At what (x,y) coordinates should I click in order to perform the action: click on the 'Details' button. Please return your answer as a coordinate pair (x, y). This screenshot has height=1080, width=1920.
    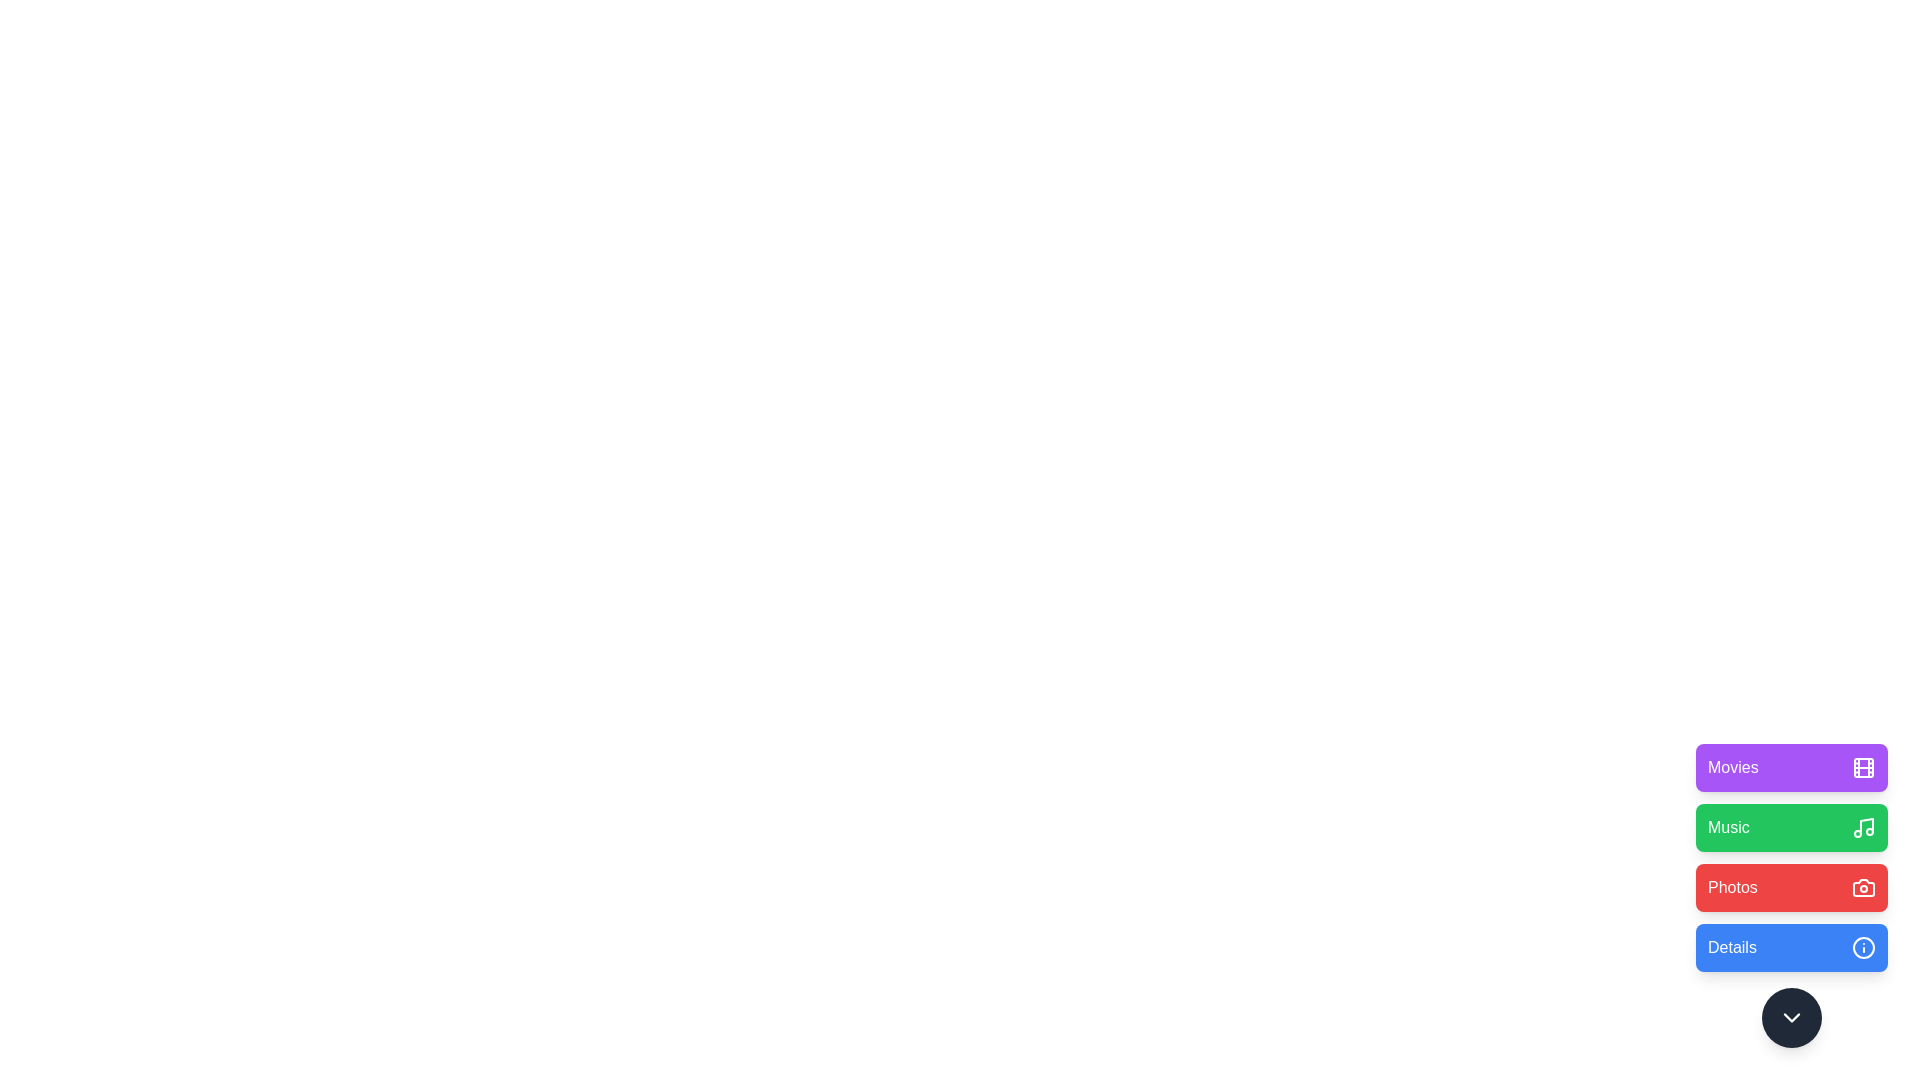
    Looking at the image, I should click on (1791, 947).